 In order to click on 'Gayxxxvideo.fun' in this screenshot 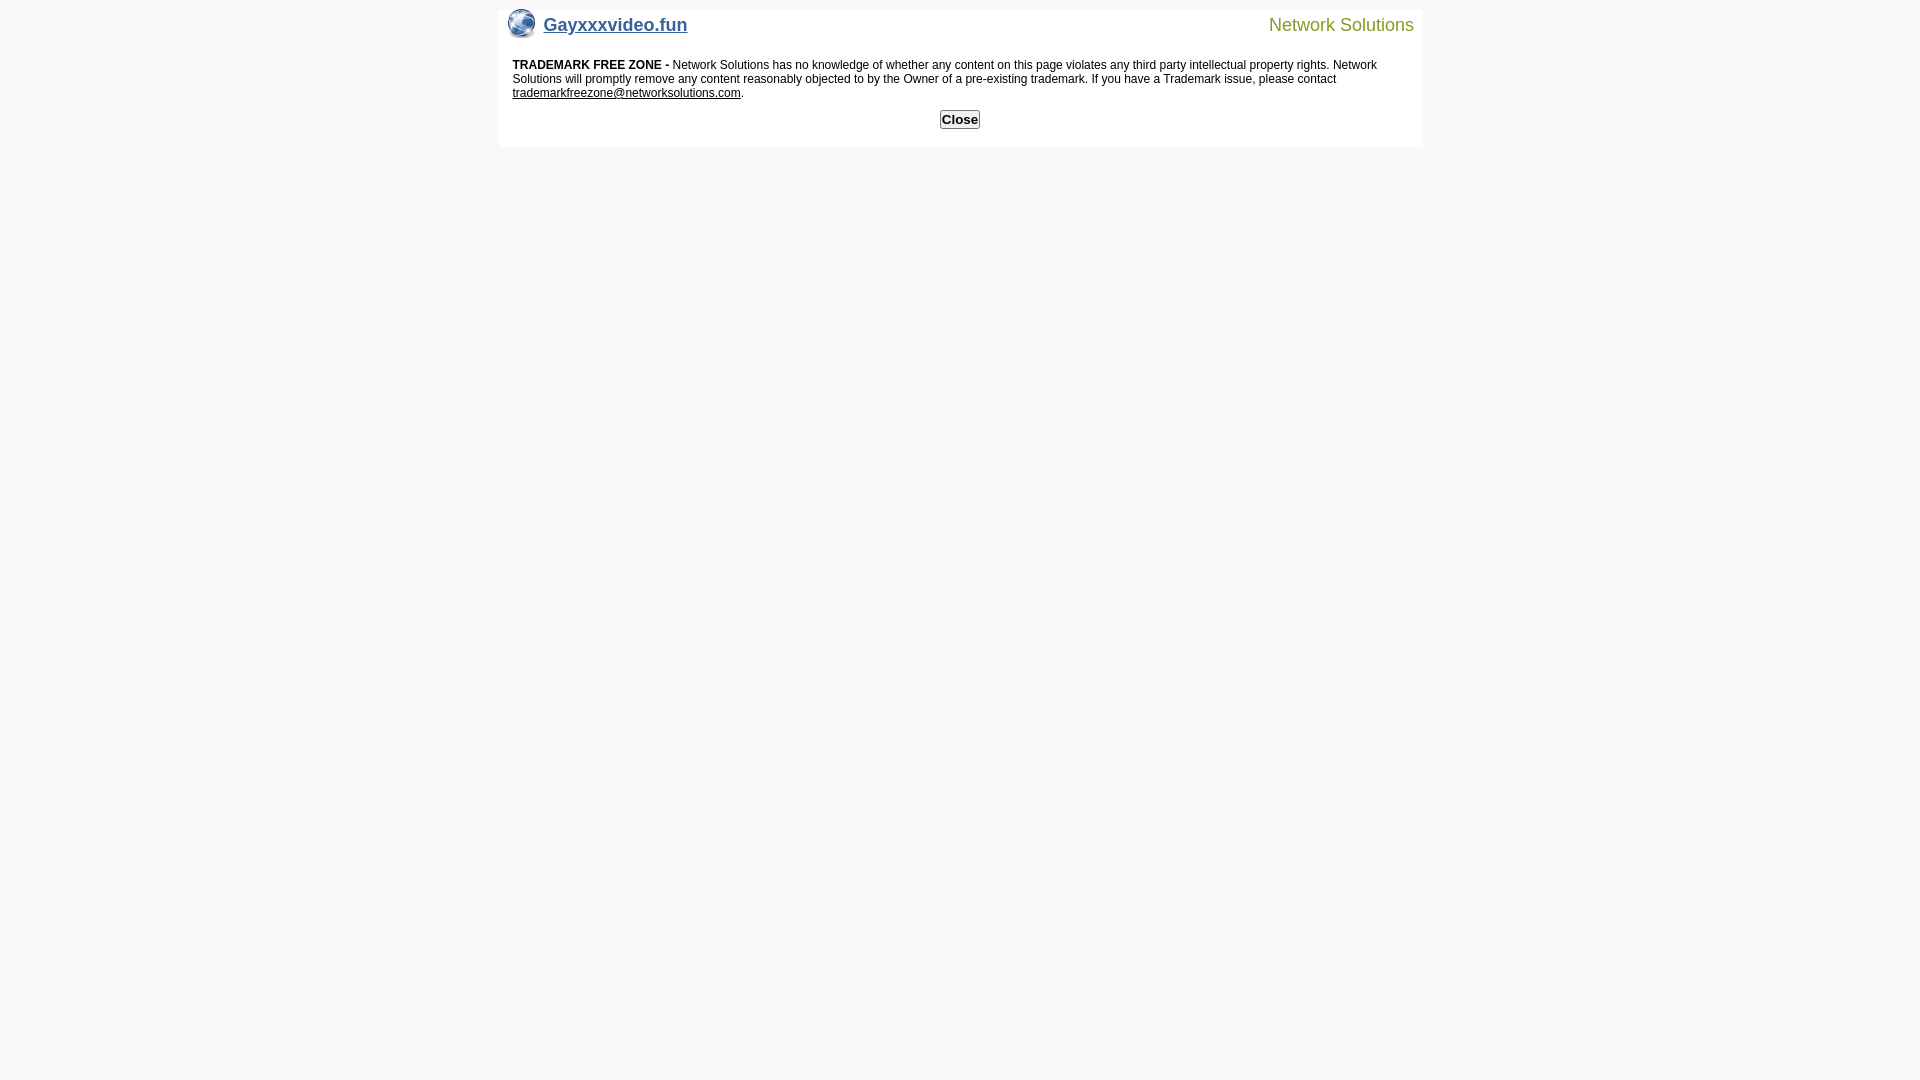, I will do `click(597, 29)`.